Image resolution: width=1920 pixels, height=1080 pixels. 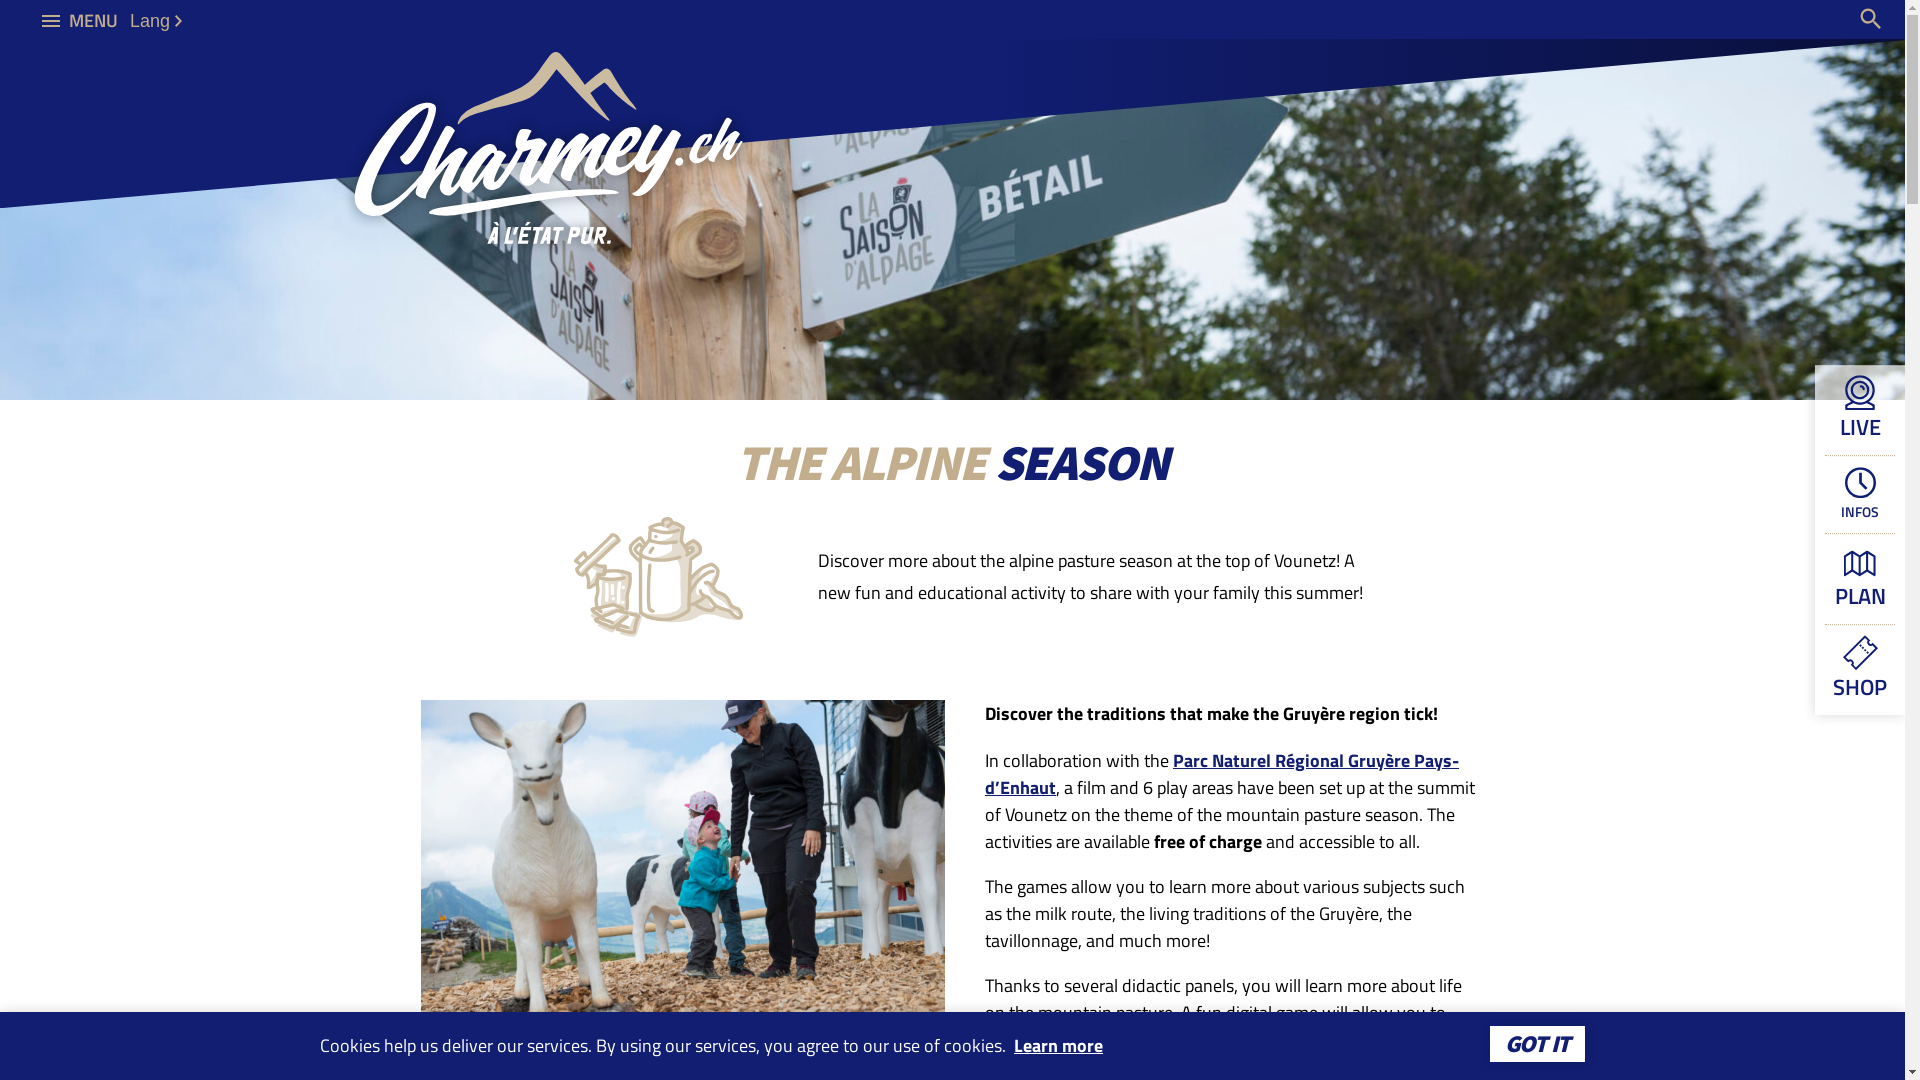 I want to click on 'Lang', so click(x=154, y=20).